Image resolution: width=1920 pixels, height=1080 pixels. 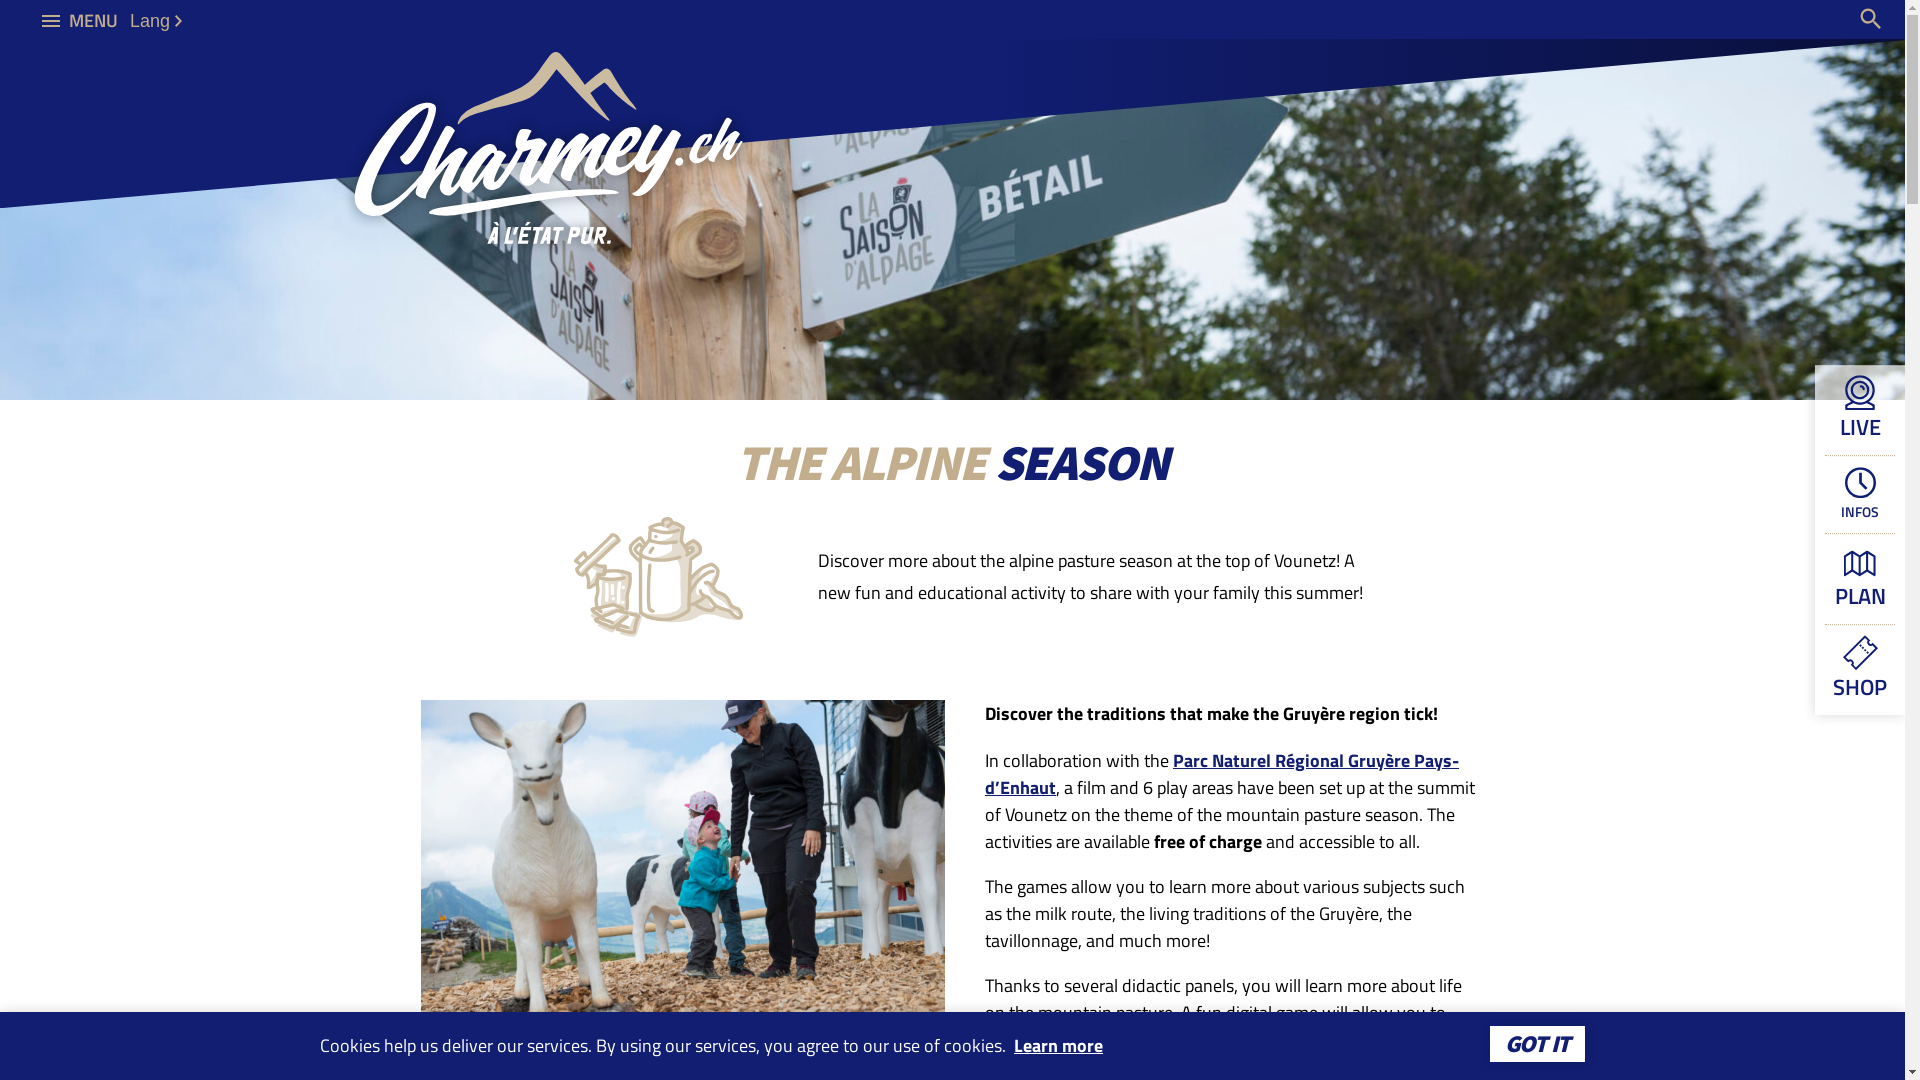 I want to click on 'Lang', so click(x=154, y=20).